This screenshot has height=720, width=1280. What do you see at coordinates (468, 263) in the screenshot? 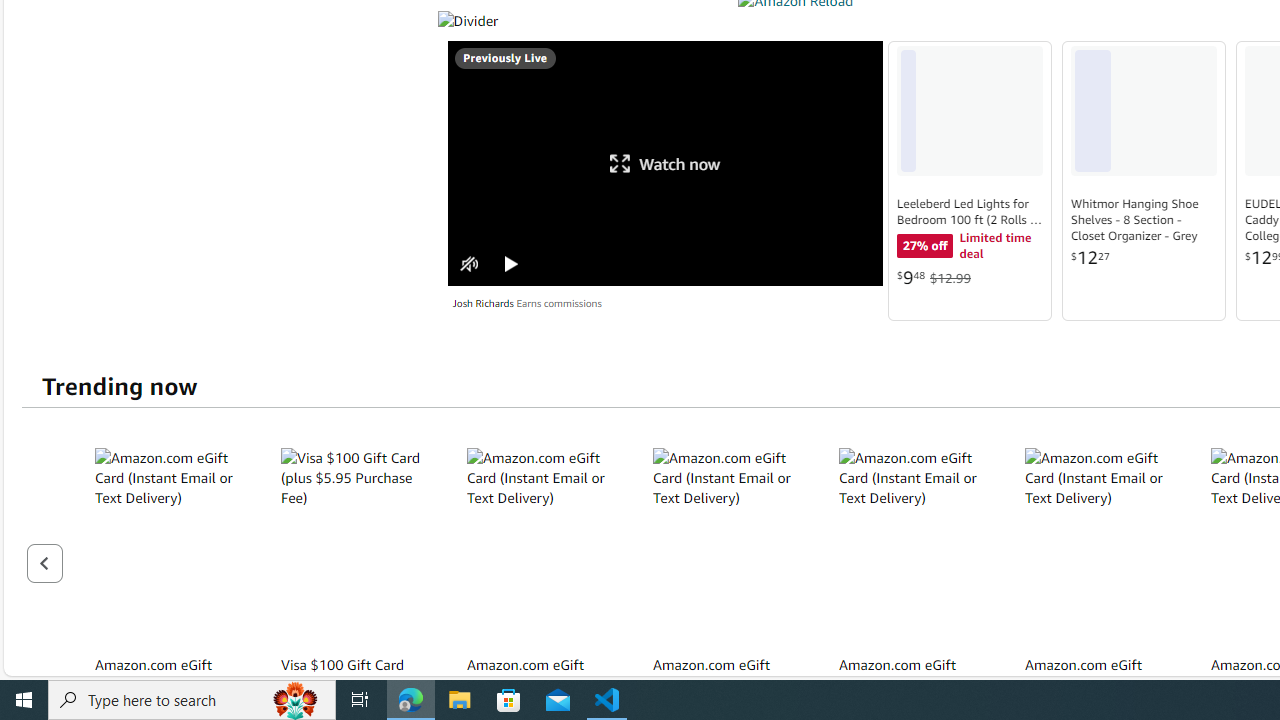
I see `'Unmute'` at bounding box center [468, 263].